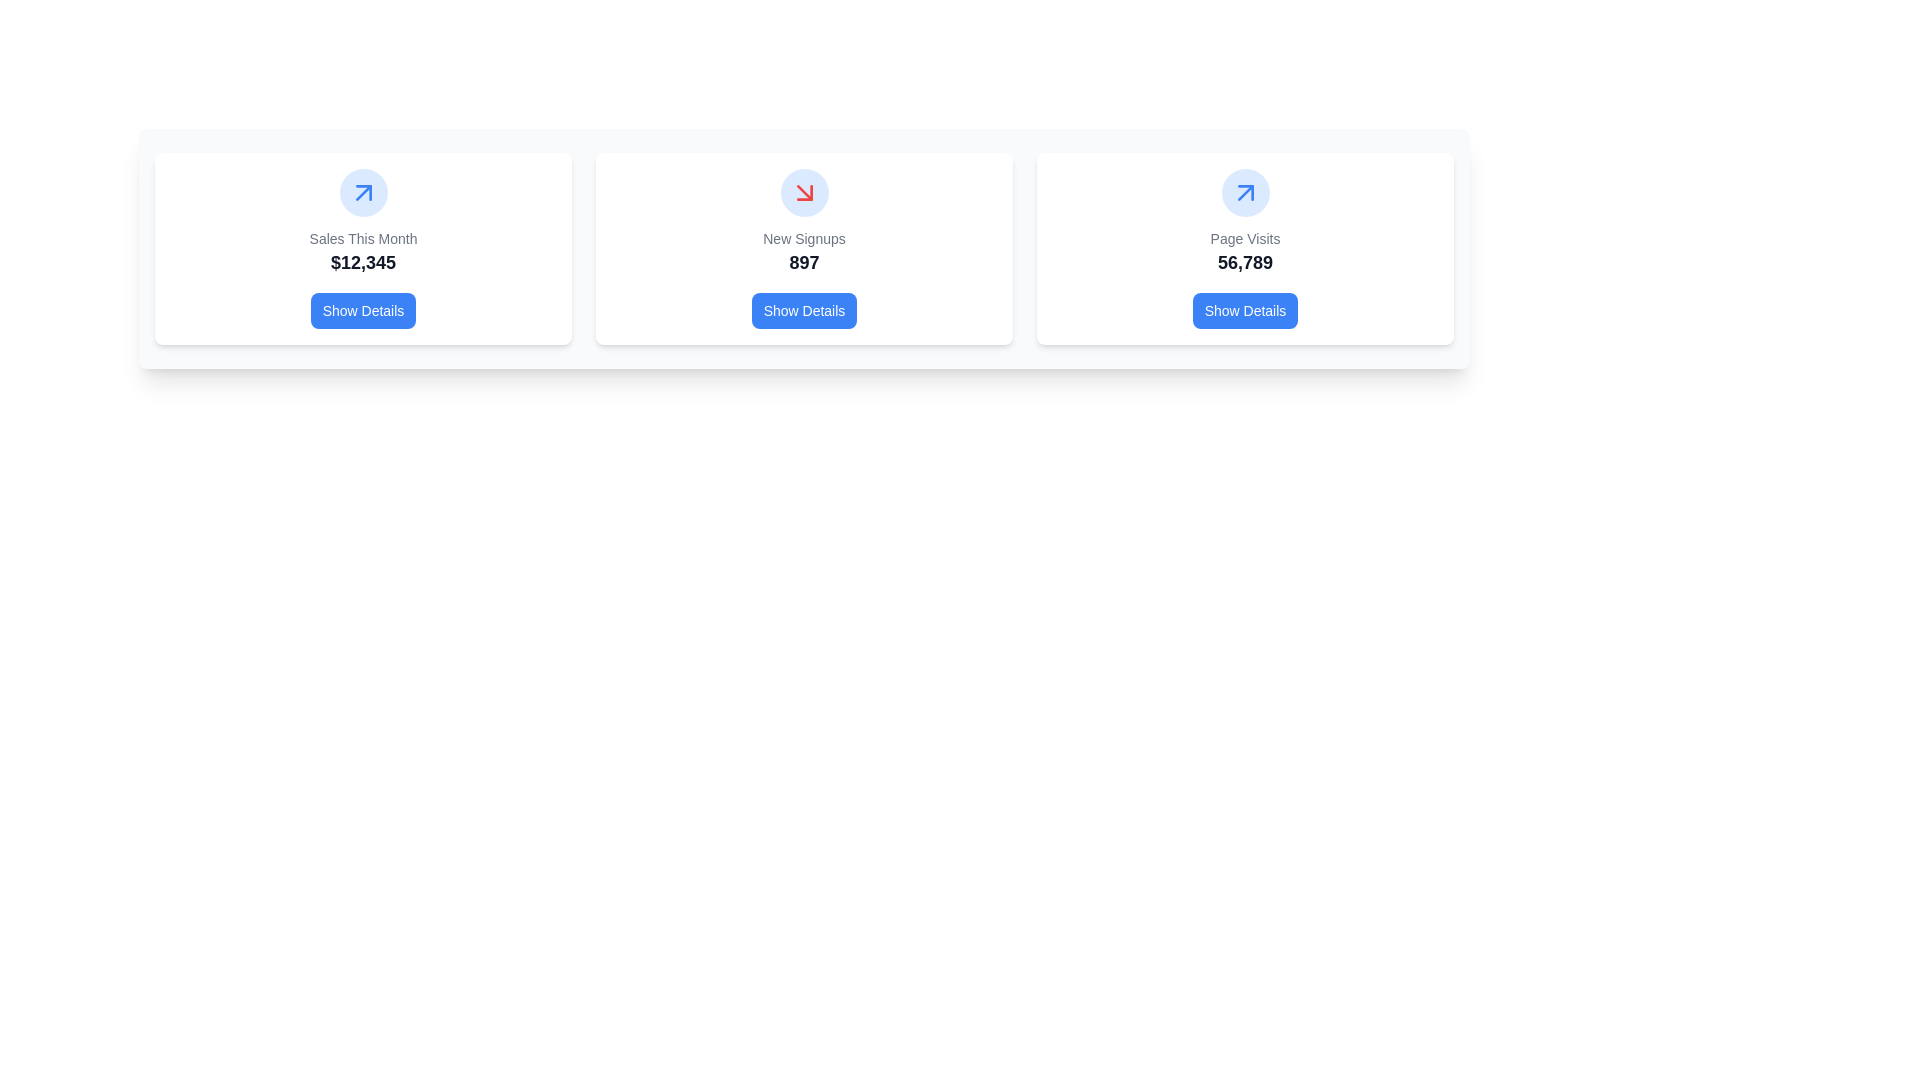 The image size is (1920, 1080). I want to click on the button located below the 'Sales This Month' title and '$12,345' value, so click(363, 311).